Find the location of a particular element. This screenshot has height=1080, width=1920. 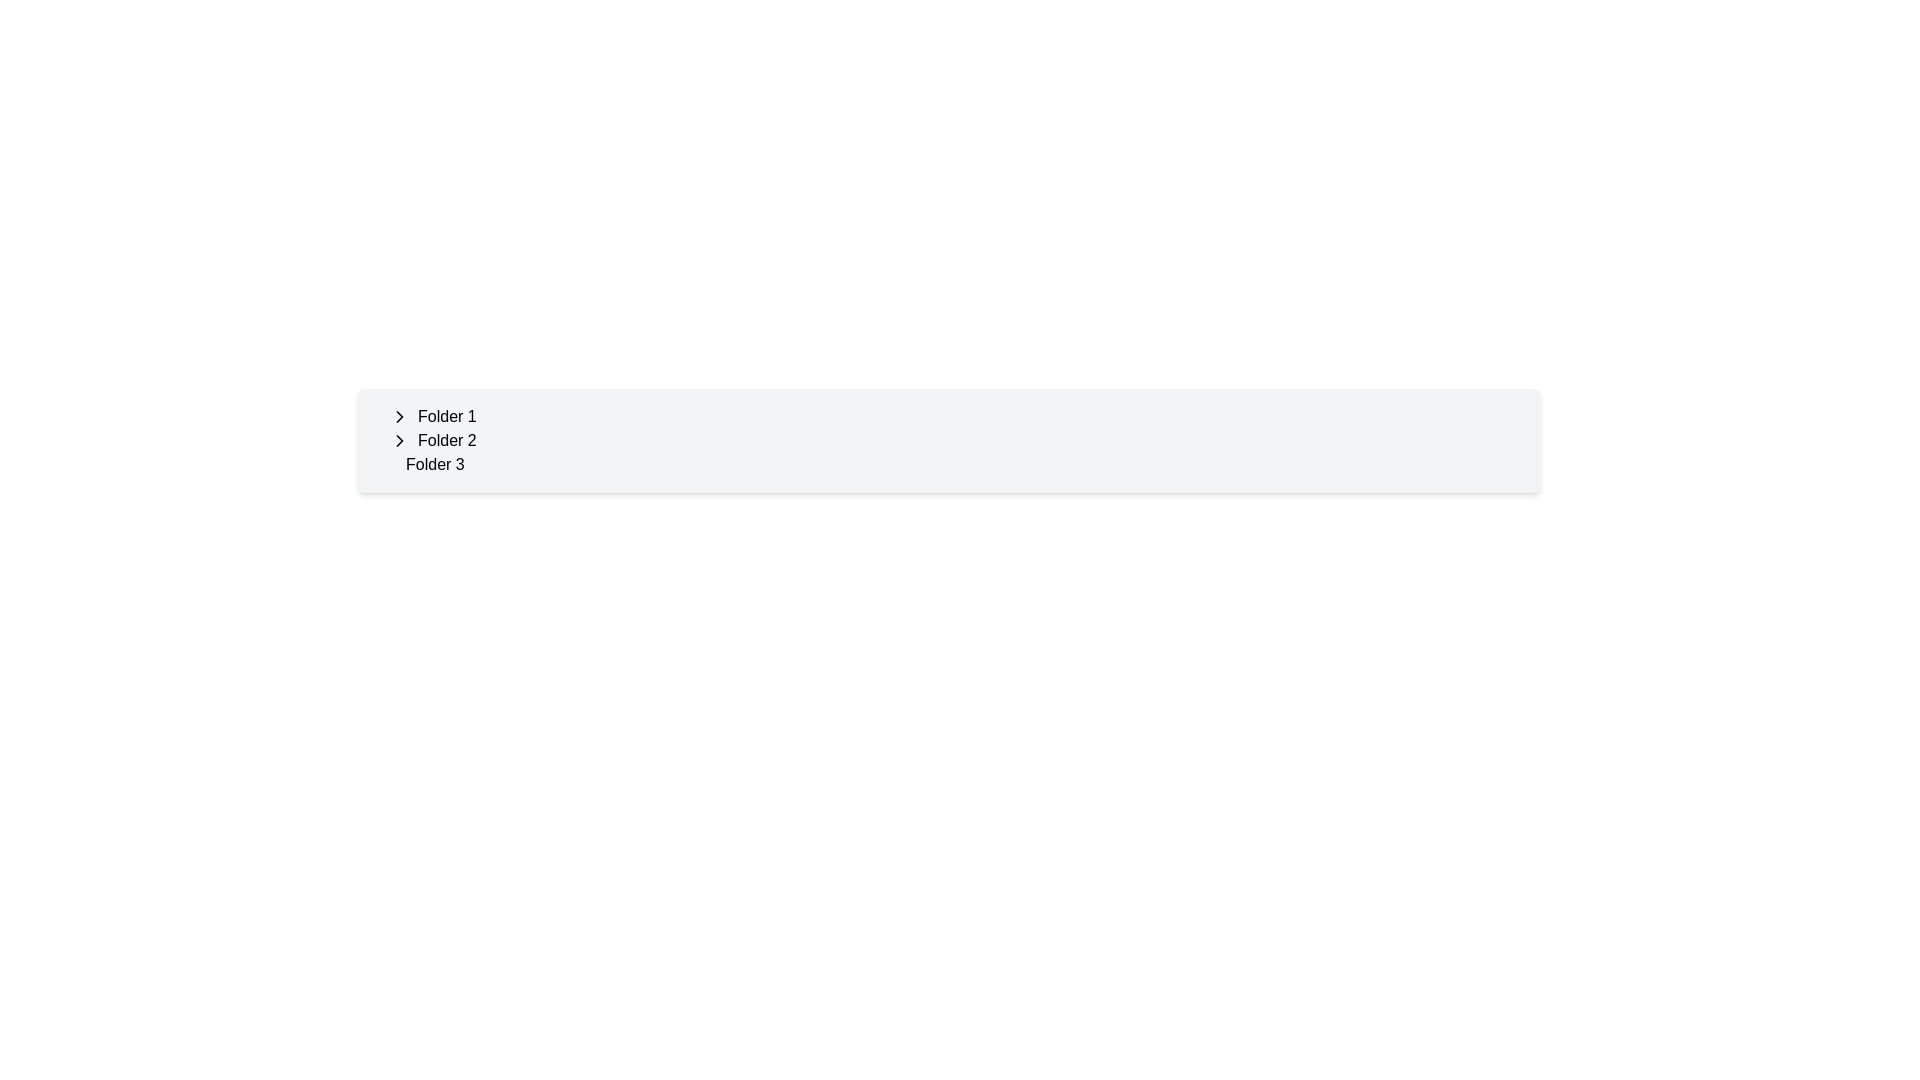

the rightward-pointing triangular arrow icon located to the left of the text label 'Folder 2' is located at coordinates (399, 439).